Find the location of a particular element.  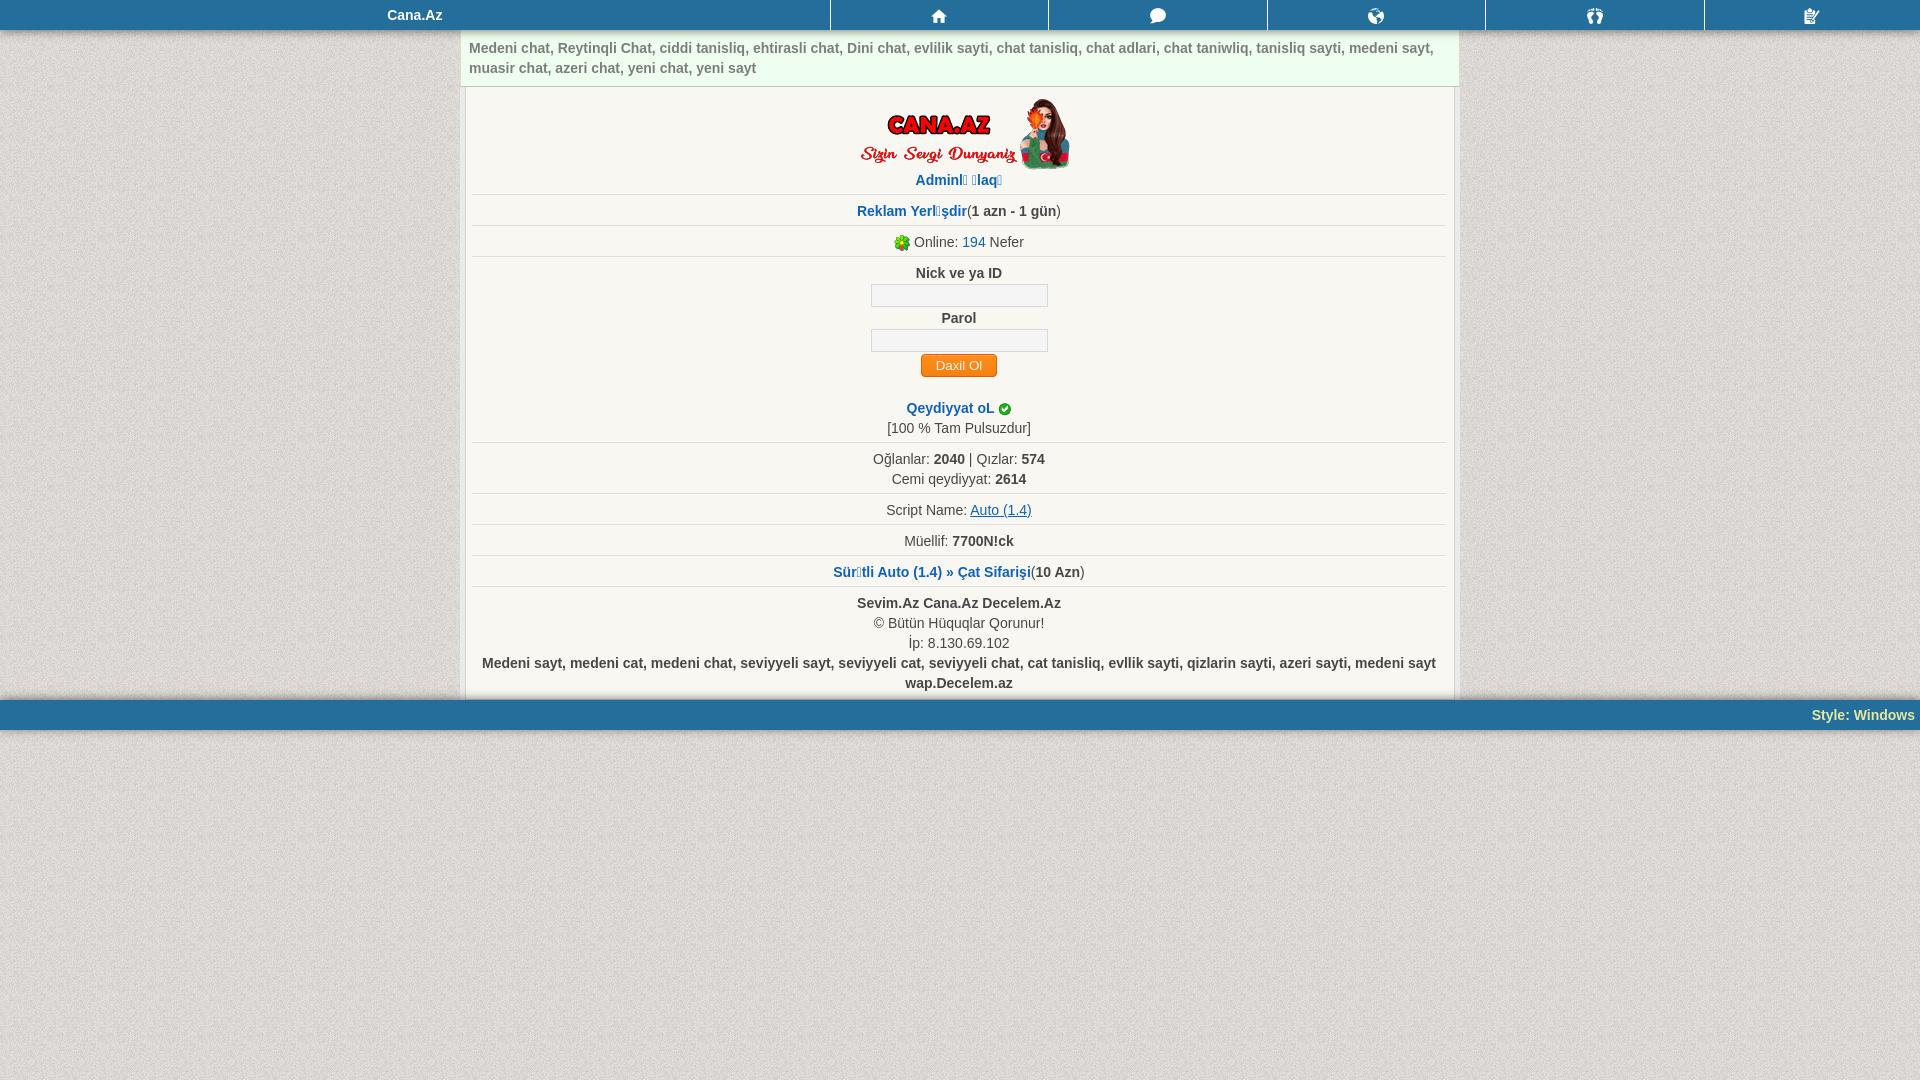

'Mesajlar' is located at coordinates (1157, 15).